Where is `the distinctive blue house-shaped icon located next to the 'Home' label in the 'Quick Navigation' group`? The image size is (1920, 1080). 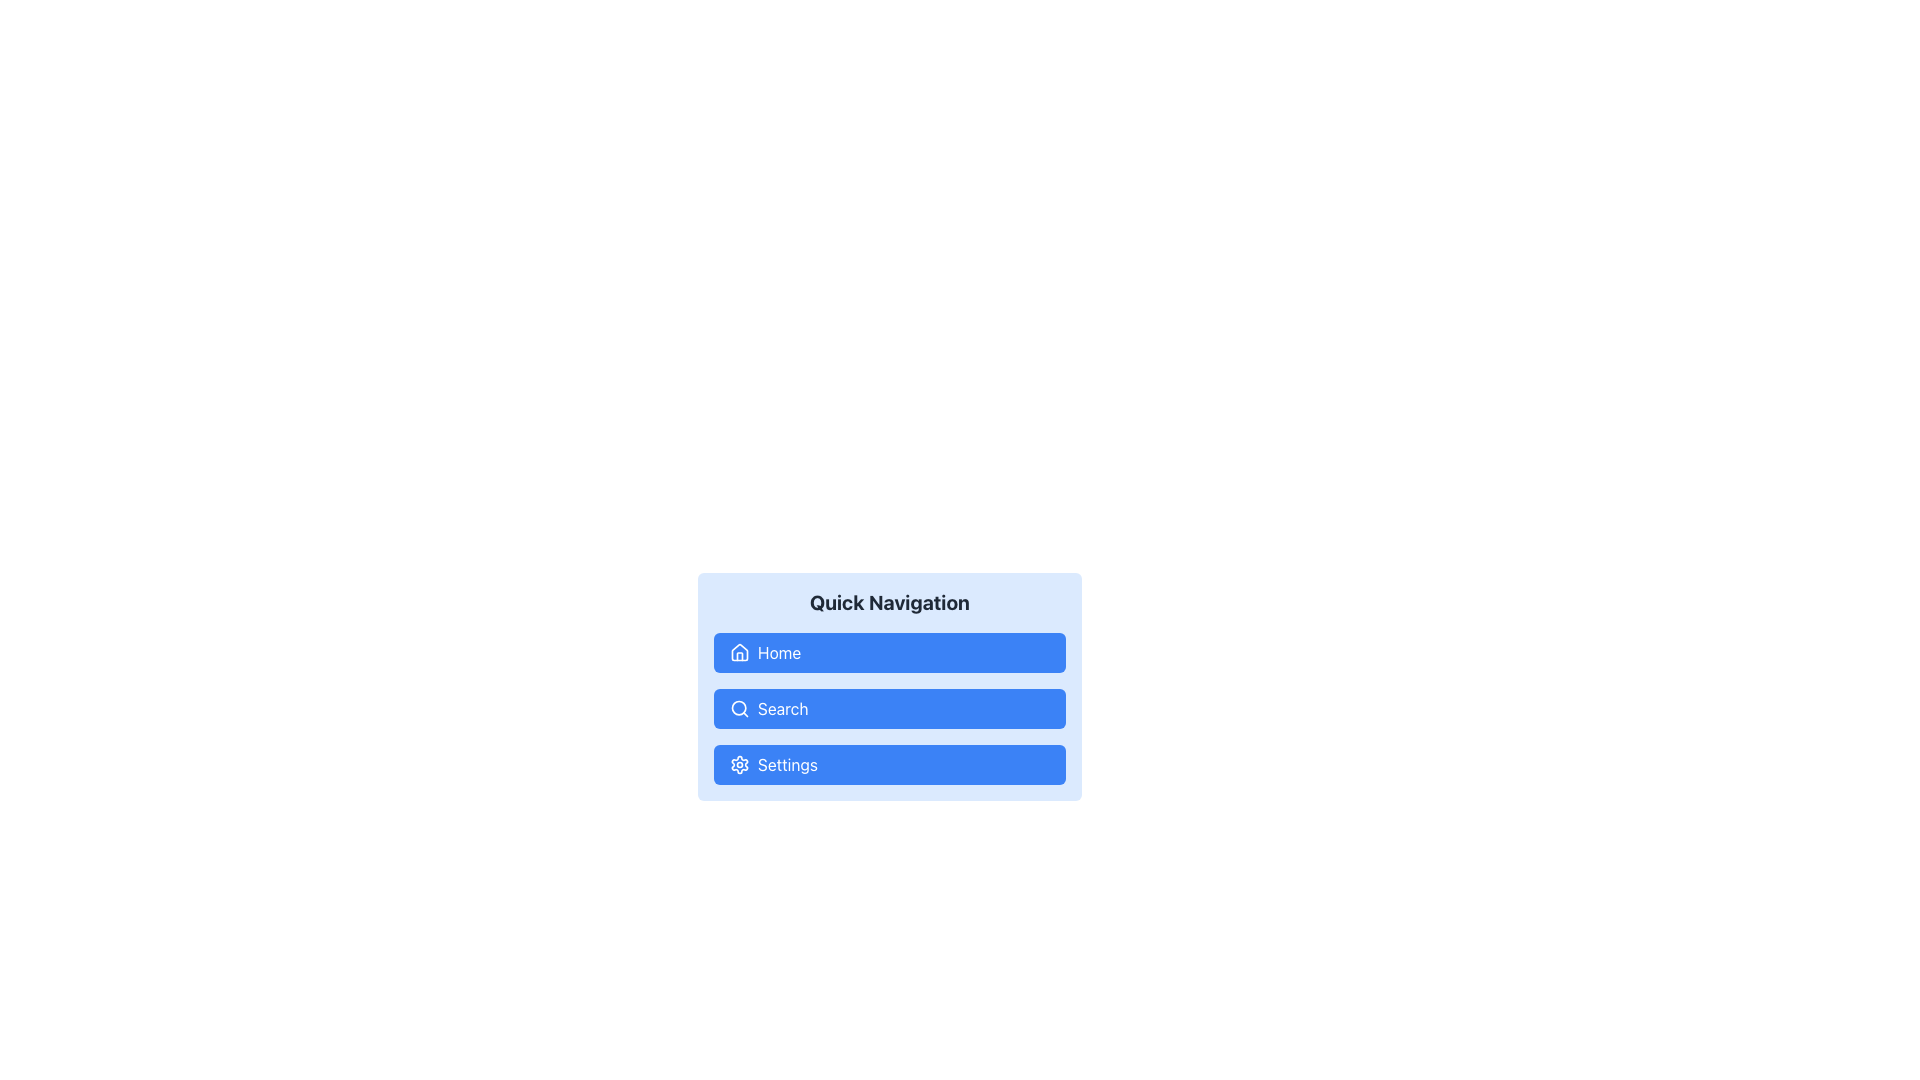
the distinctive blue house-shaped icon located next to the 'Home' label in the 'Quick Navigation' group is located at coordinates (738, 651).